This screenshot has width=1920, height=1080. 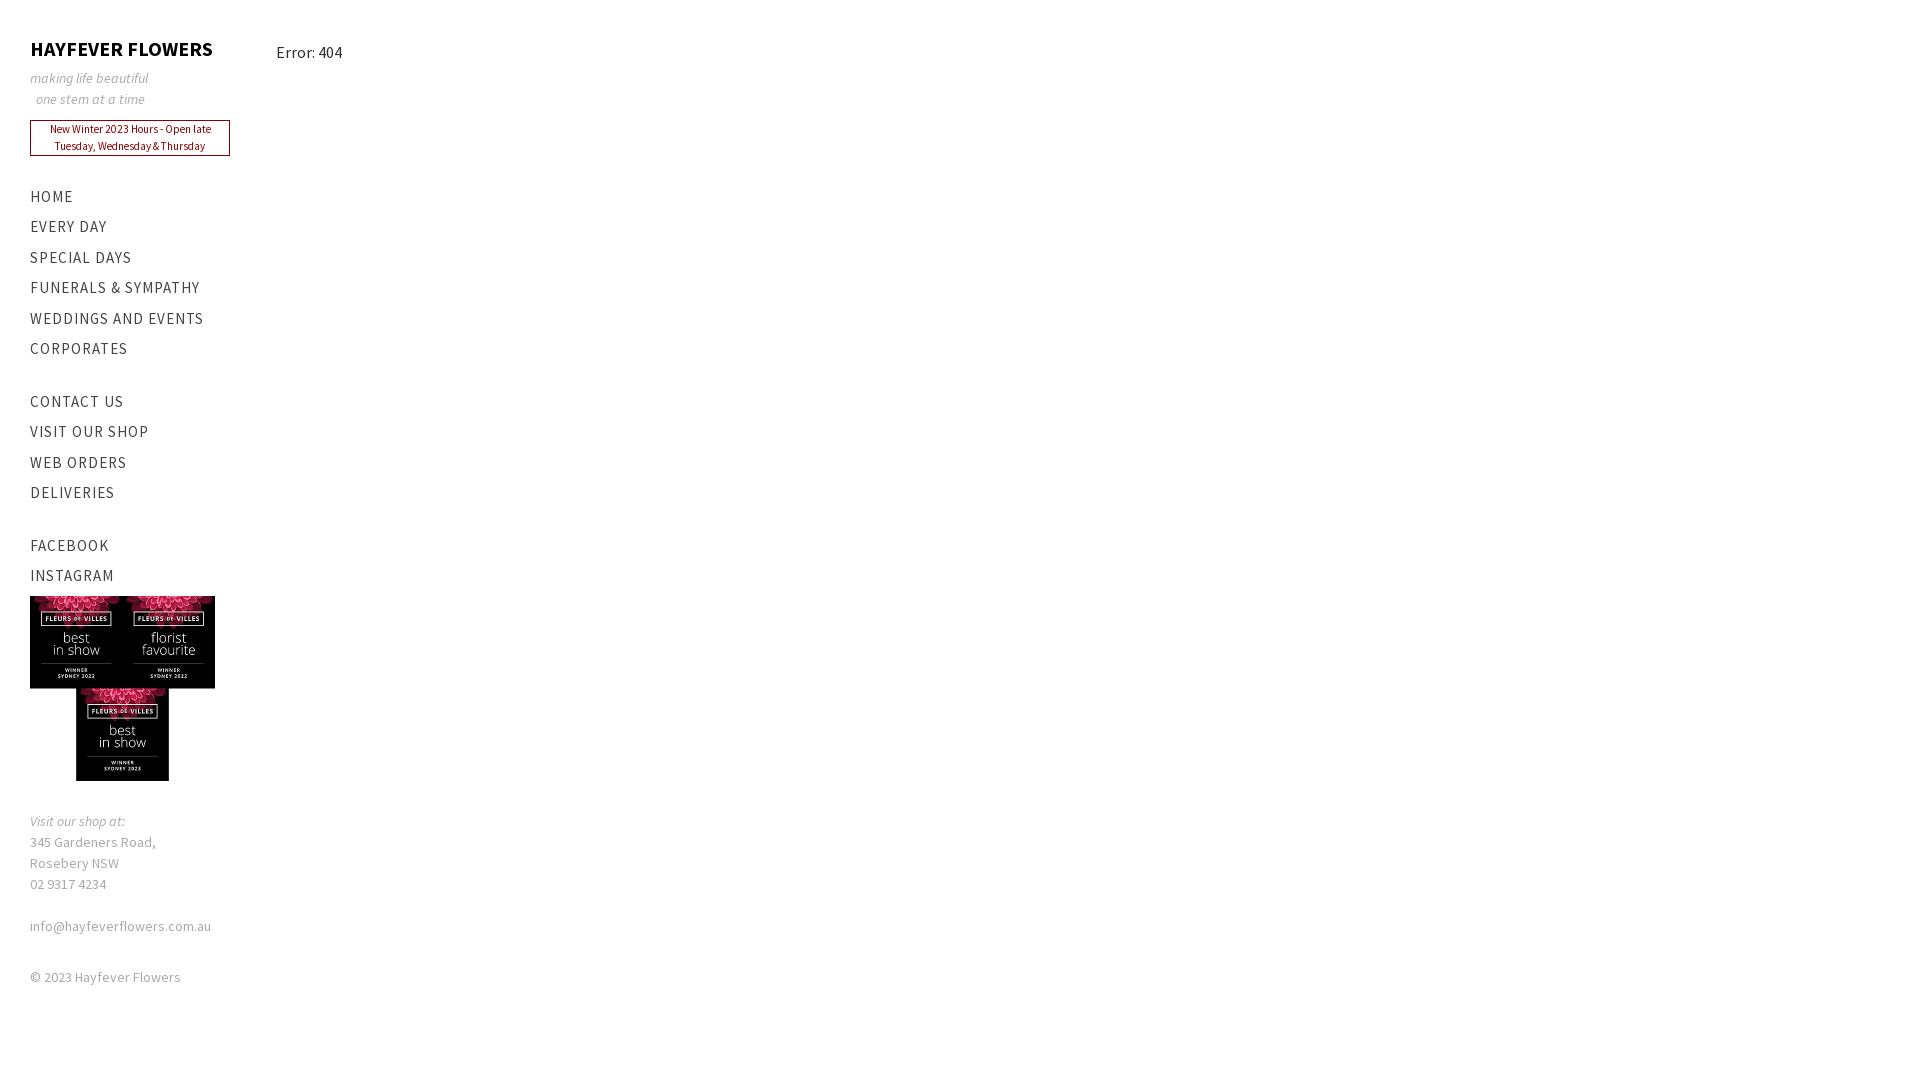 What do you see at coordinates (128, 493) in the screenshot?
I see `'DELIVERIES'` at bounding box center [128, 493].